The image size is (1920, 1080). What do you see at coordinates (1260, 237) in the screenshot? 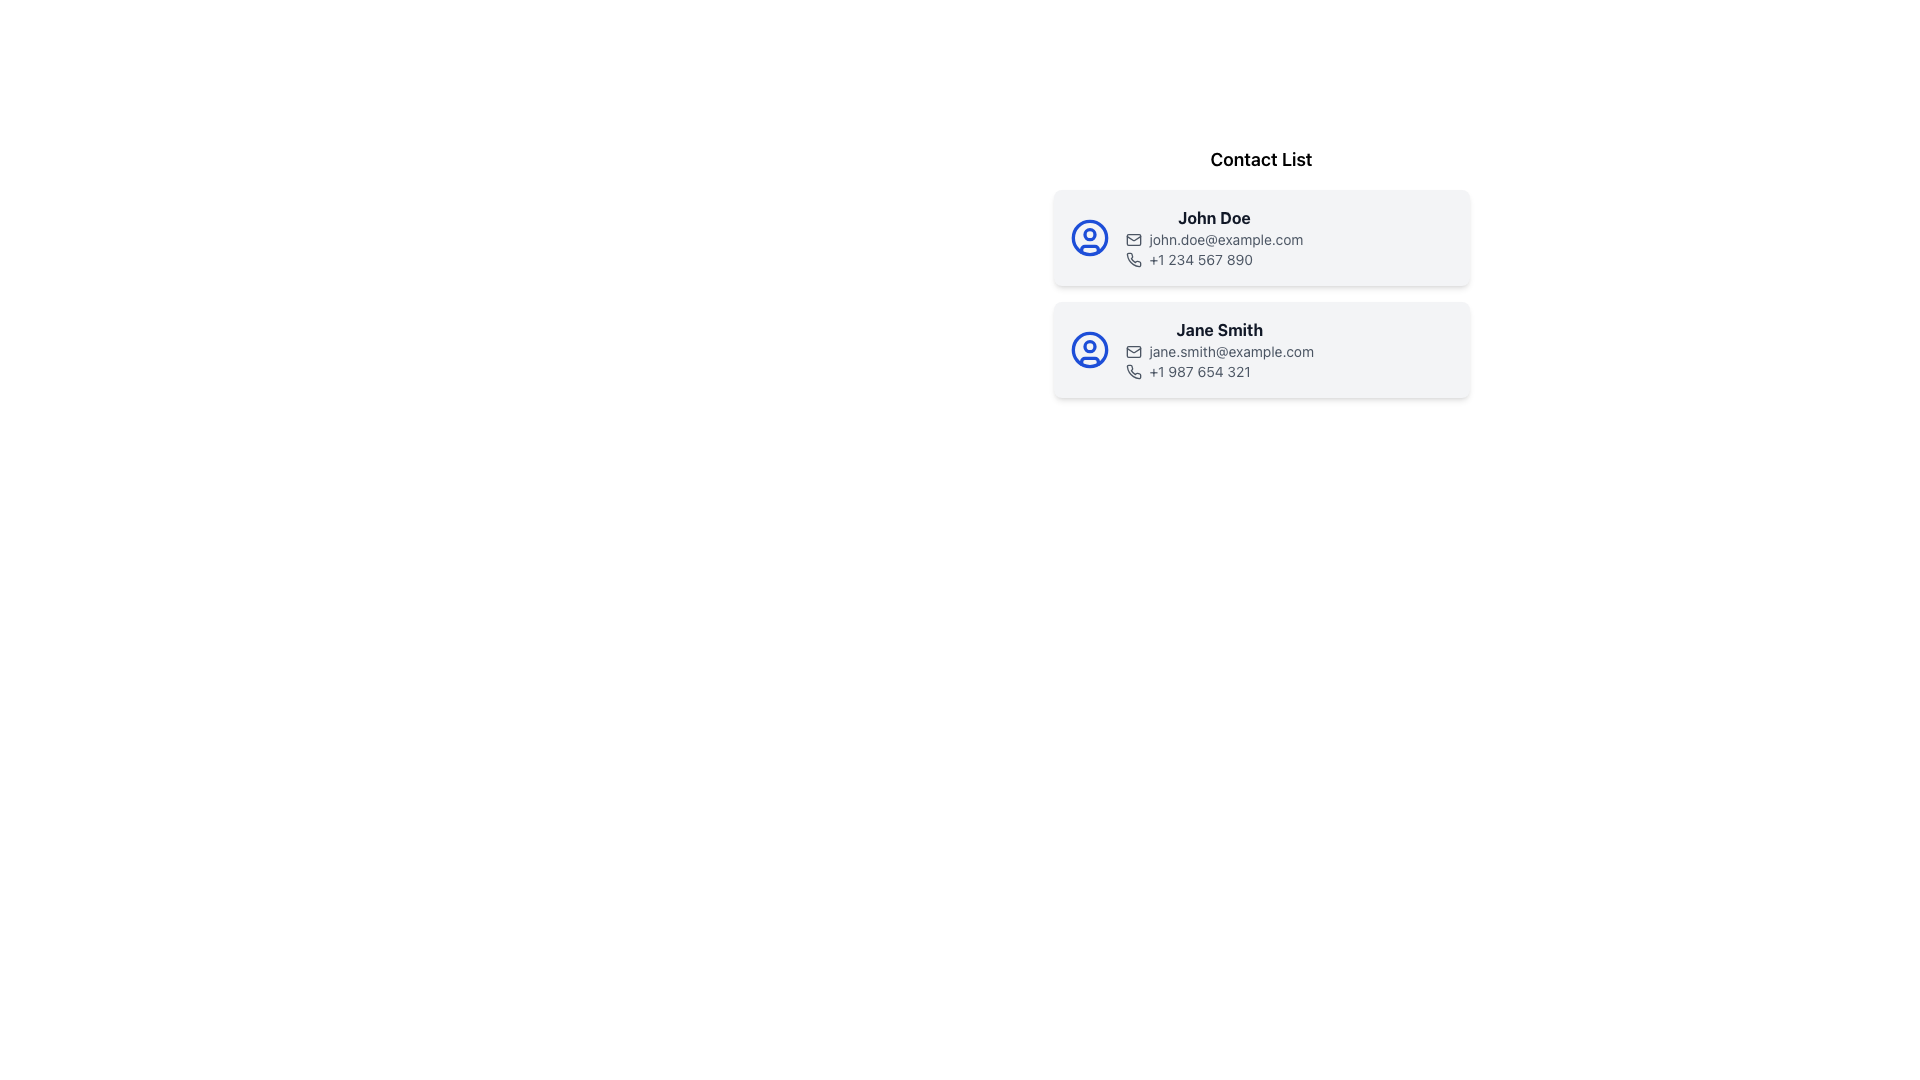
I see `the first contact card in the 'Contact List' section, which displays a profile image icon and text details for selecting a contact's information` at bounding box center [1260, 237].